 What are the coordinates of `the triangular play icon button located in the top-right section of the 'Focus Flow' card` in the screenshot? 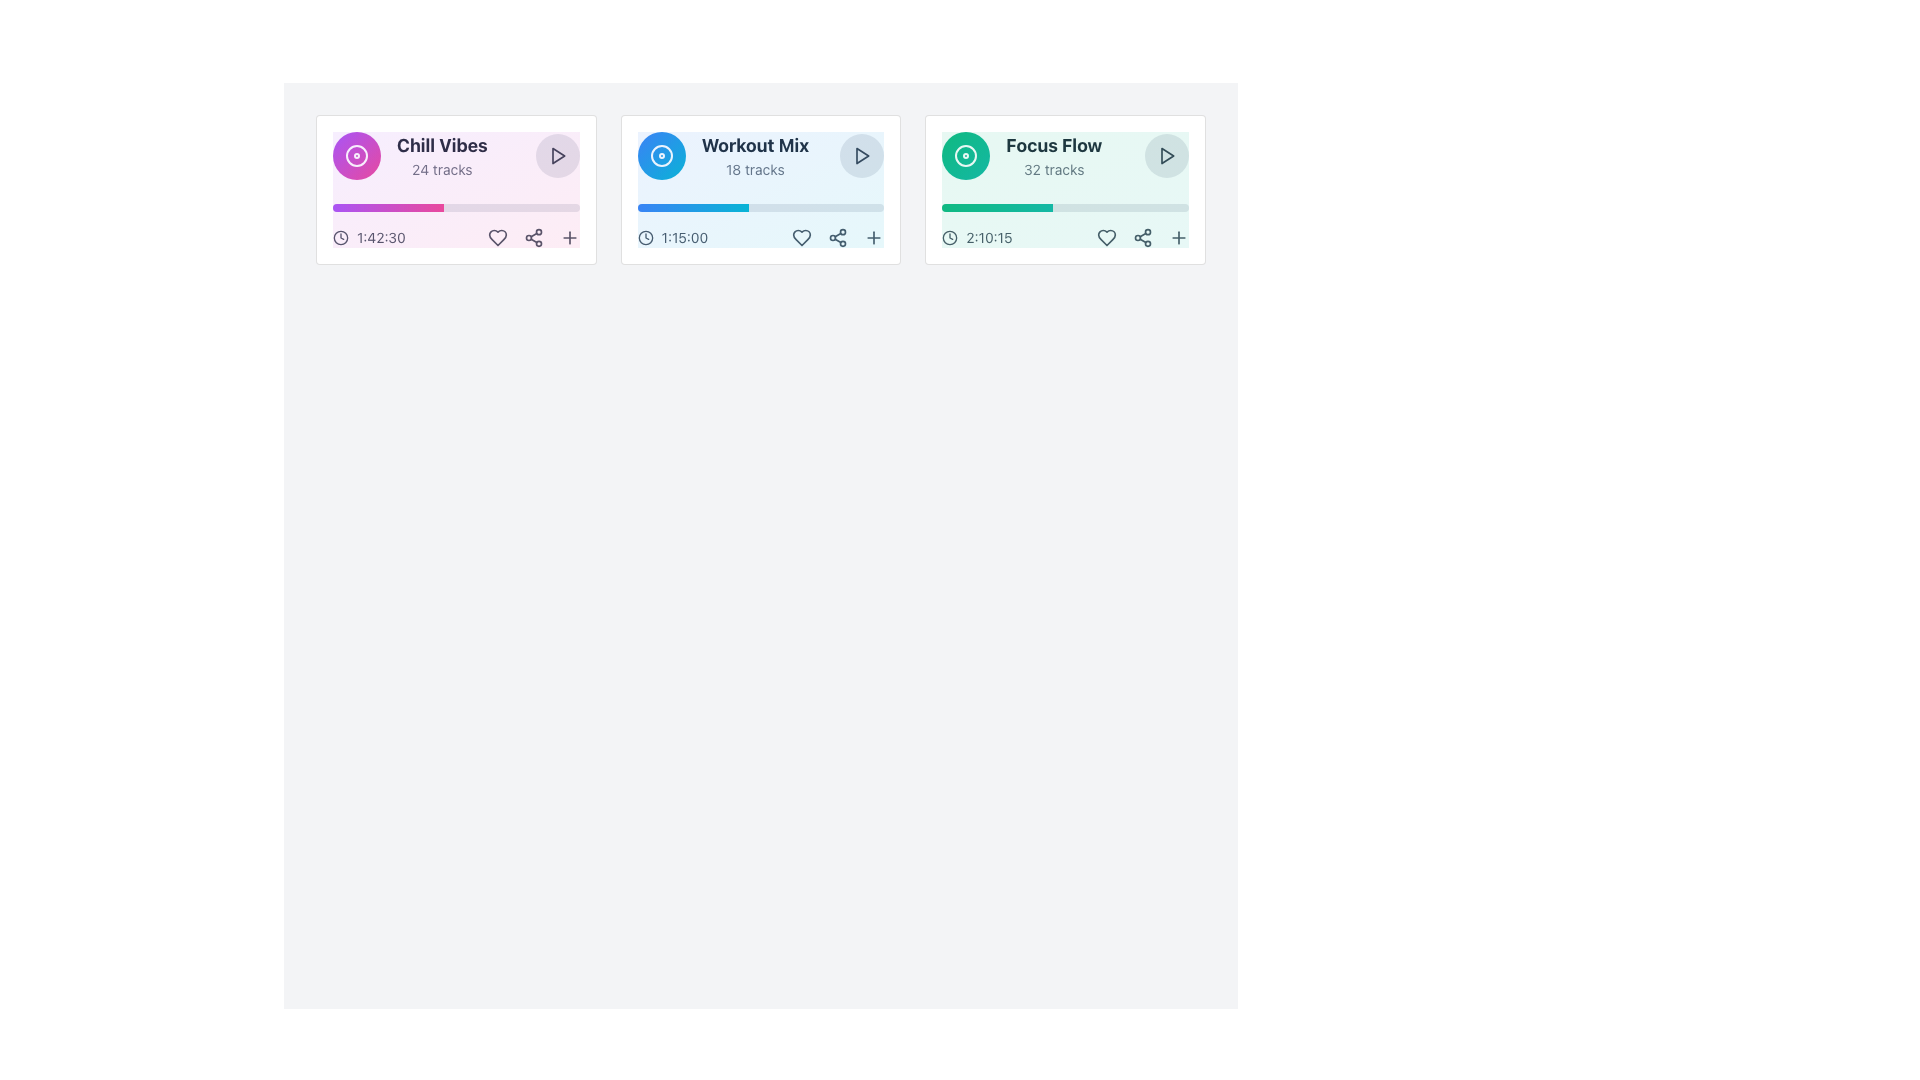 It's located at (1166, 154).